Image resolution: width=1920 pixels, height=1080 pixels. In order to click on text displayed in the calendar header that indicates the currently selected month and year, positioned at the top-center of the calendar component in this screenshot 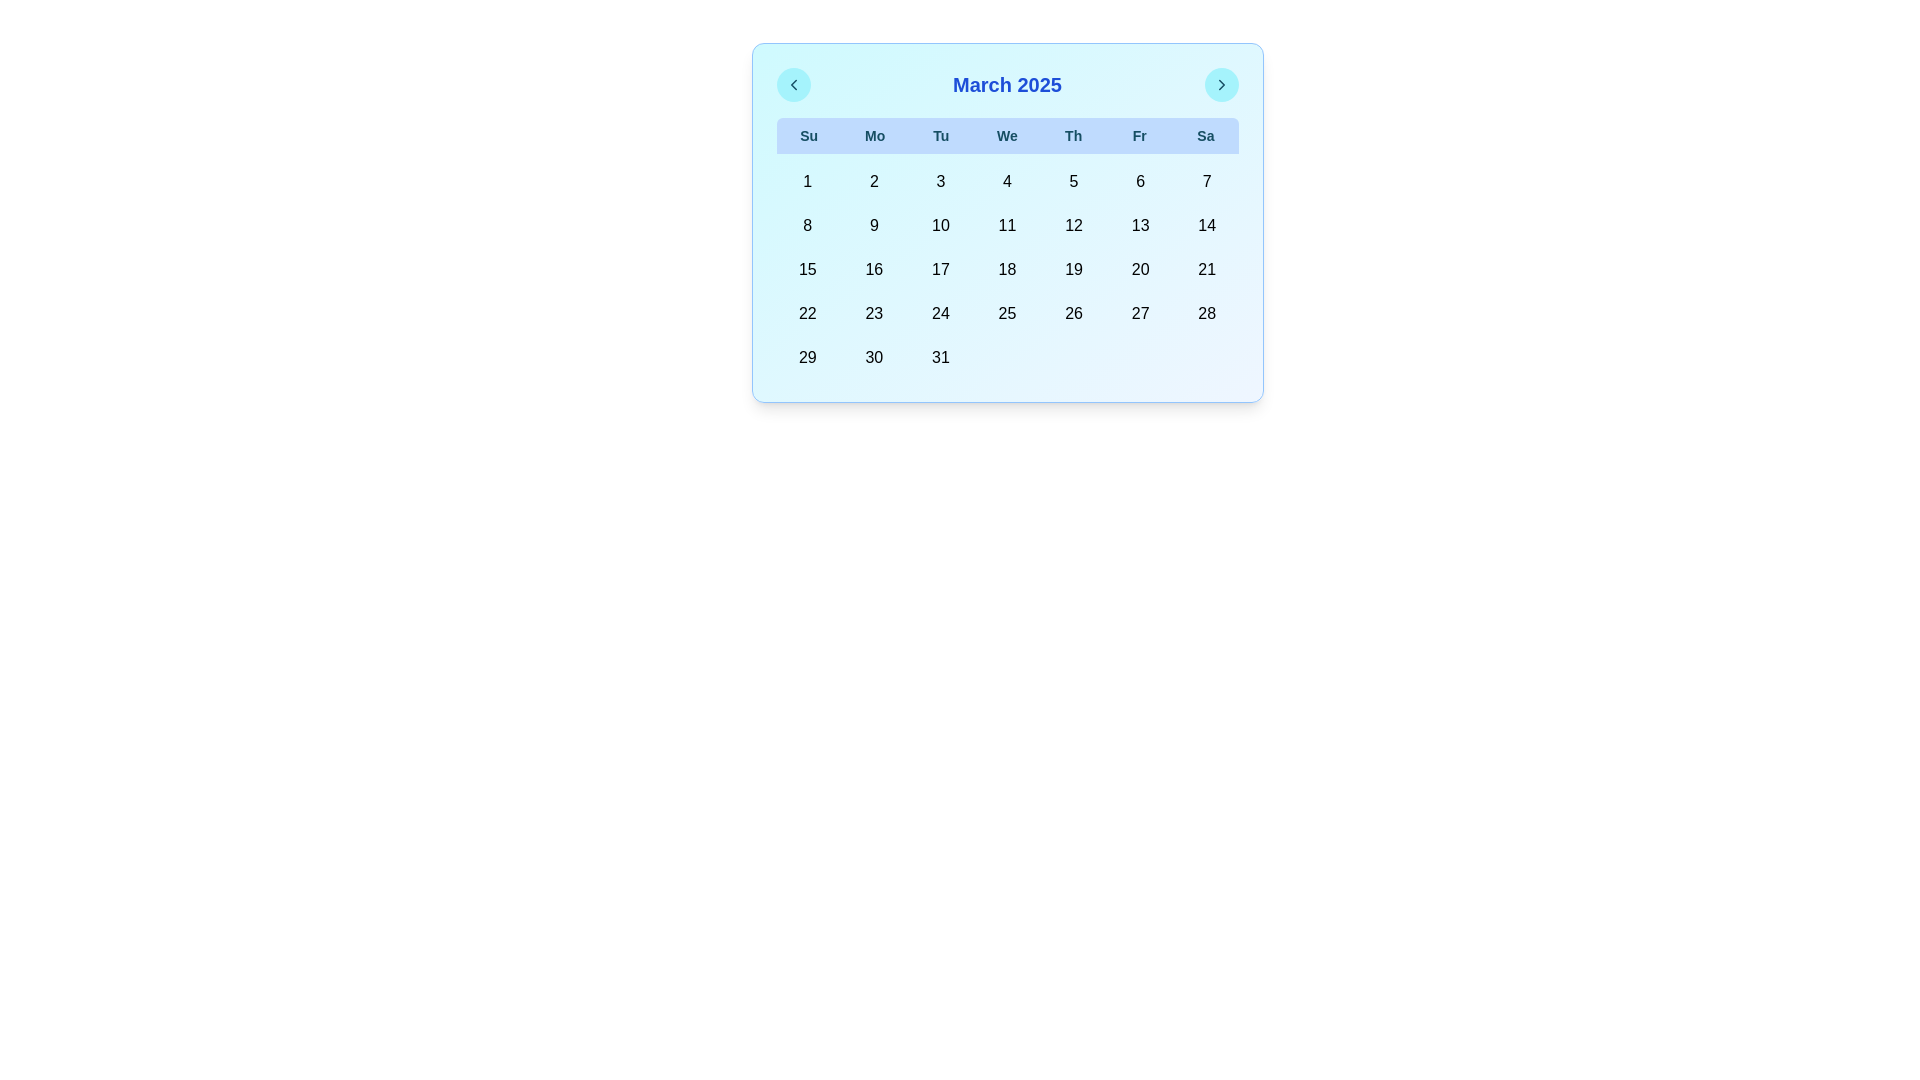, I will do `click(1007, 83)`.